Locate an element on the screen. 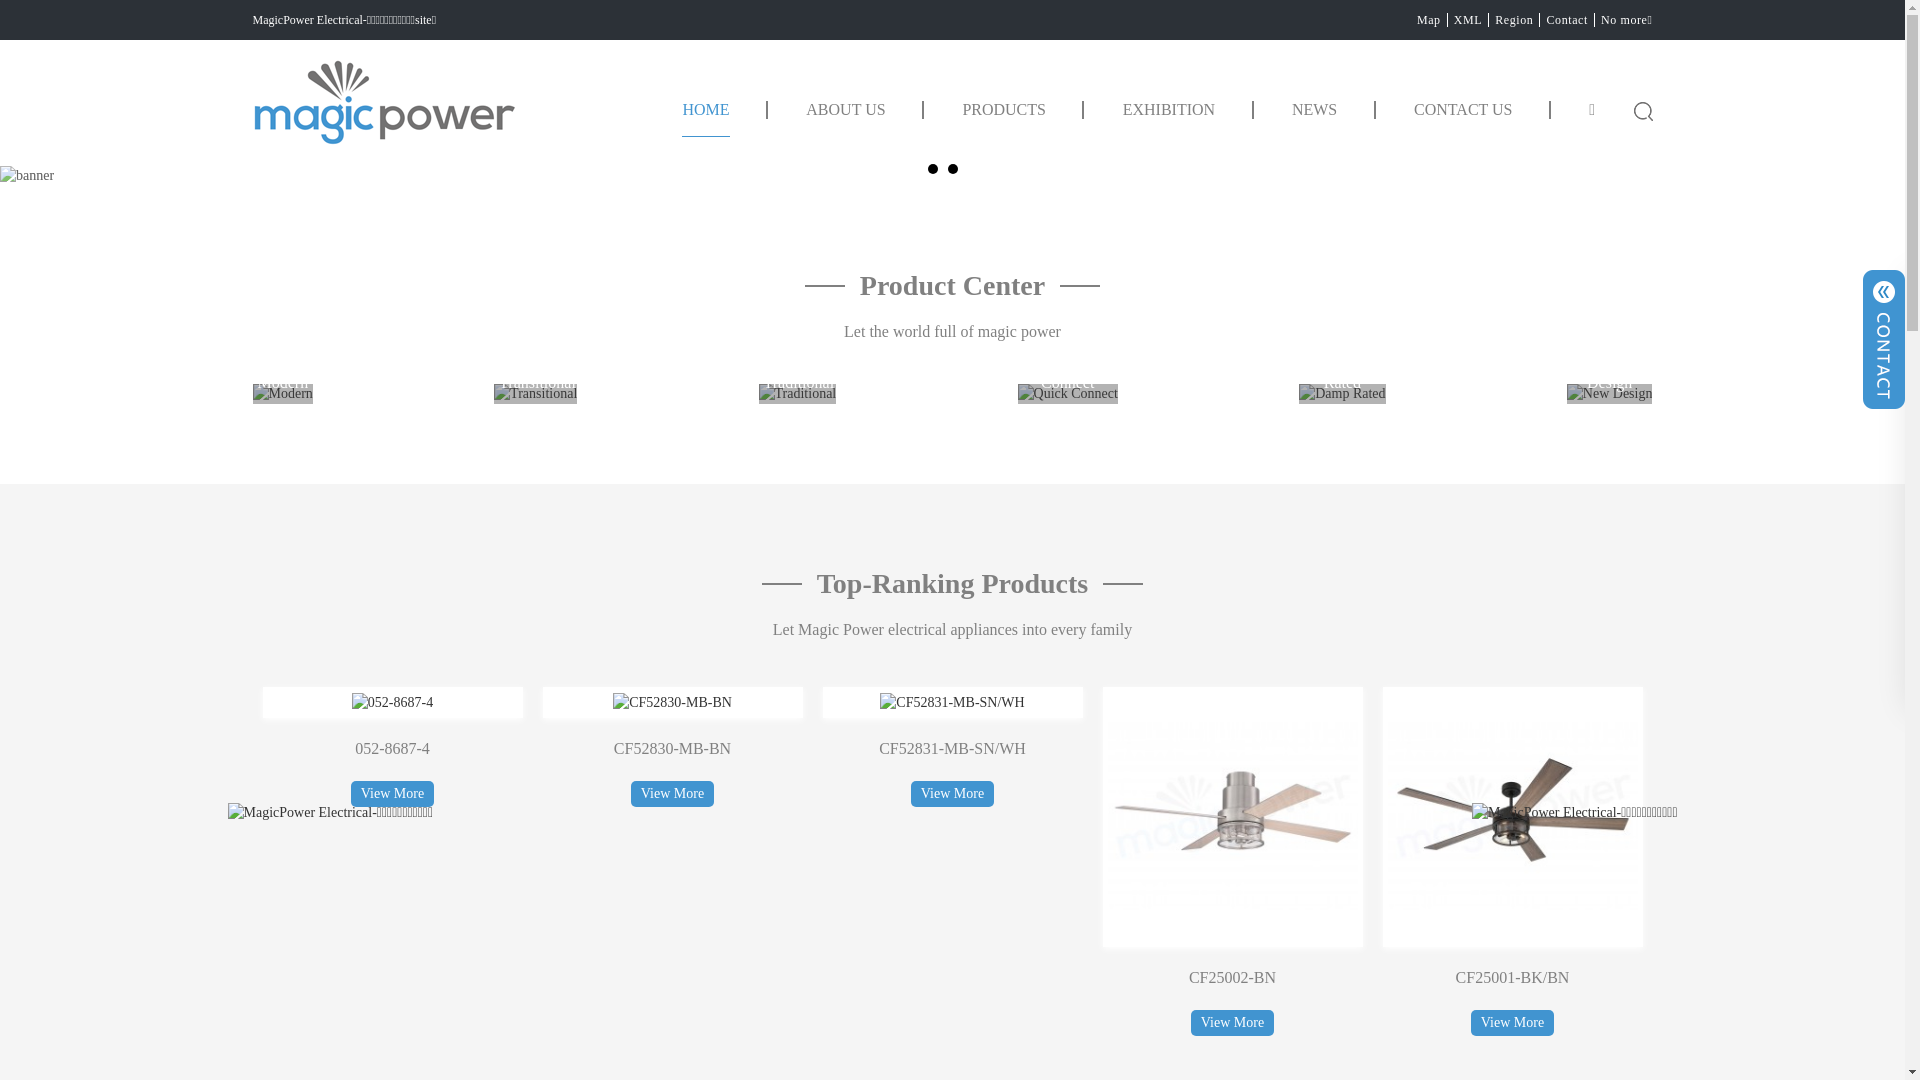 This screenshot has width=1920, height=1080. 'CF52840-MB-BN is located at coordinates (261, 747).